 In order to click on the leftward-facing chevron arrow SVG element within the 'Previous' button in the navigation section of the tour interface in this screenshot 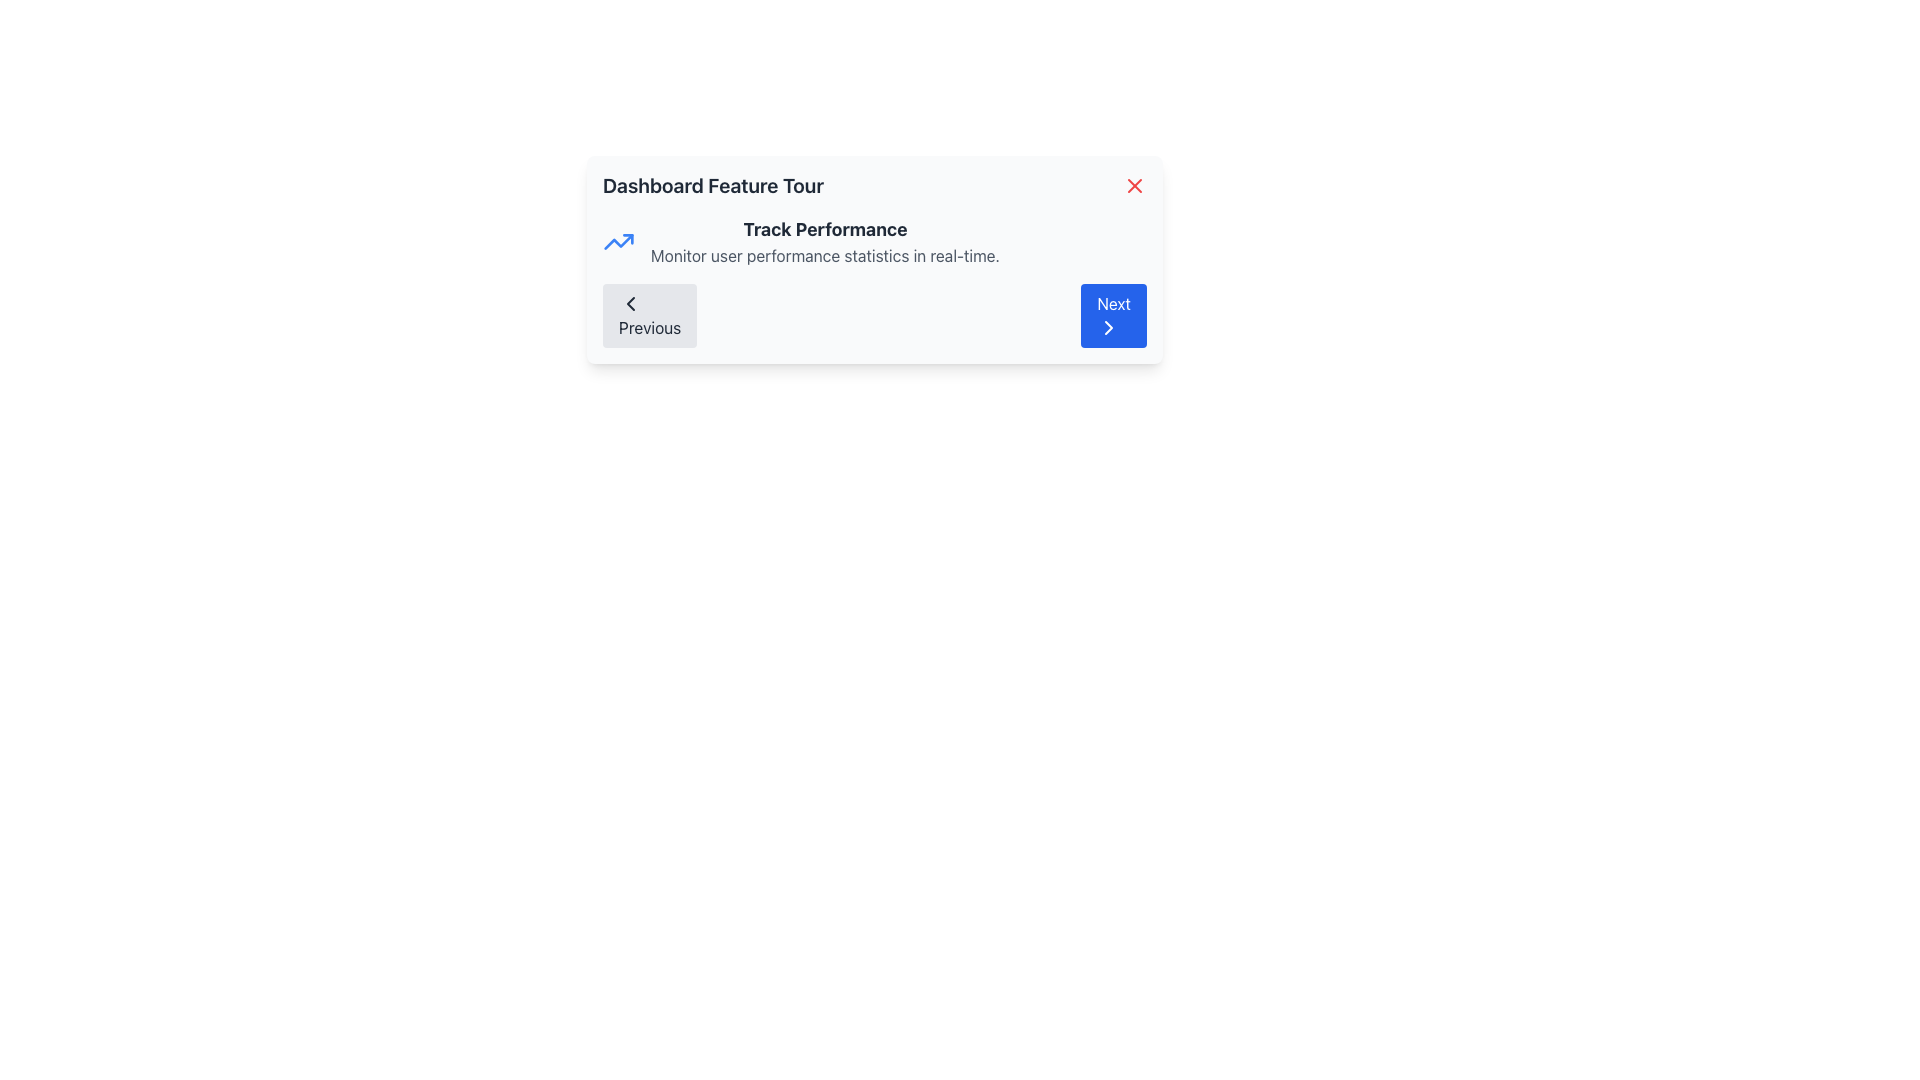, I will do `click(629, 304)`.